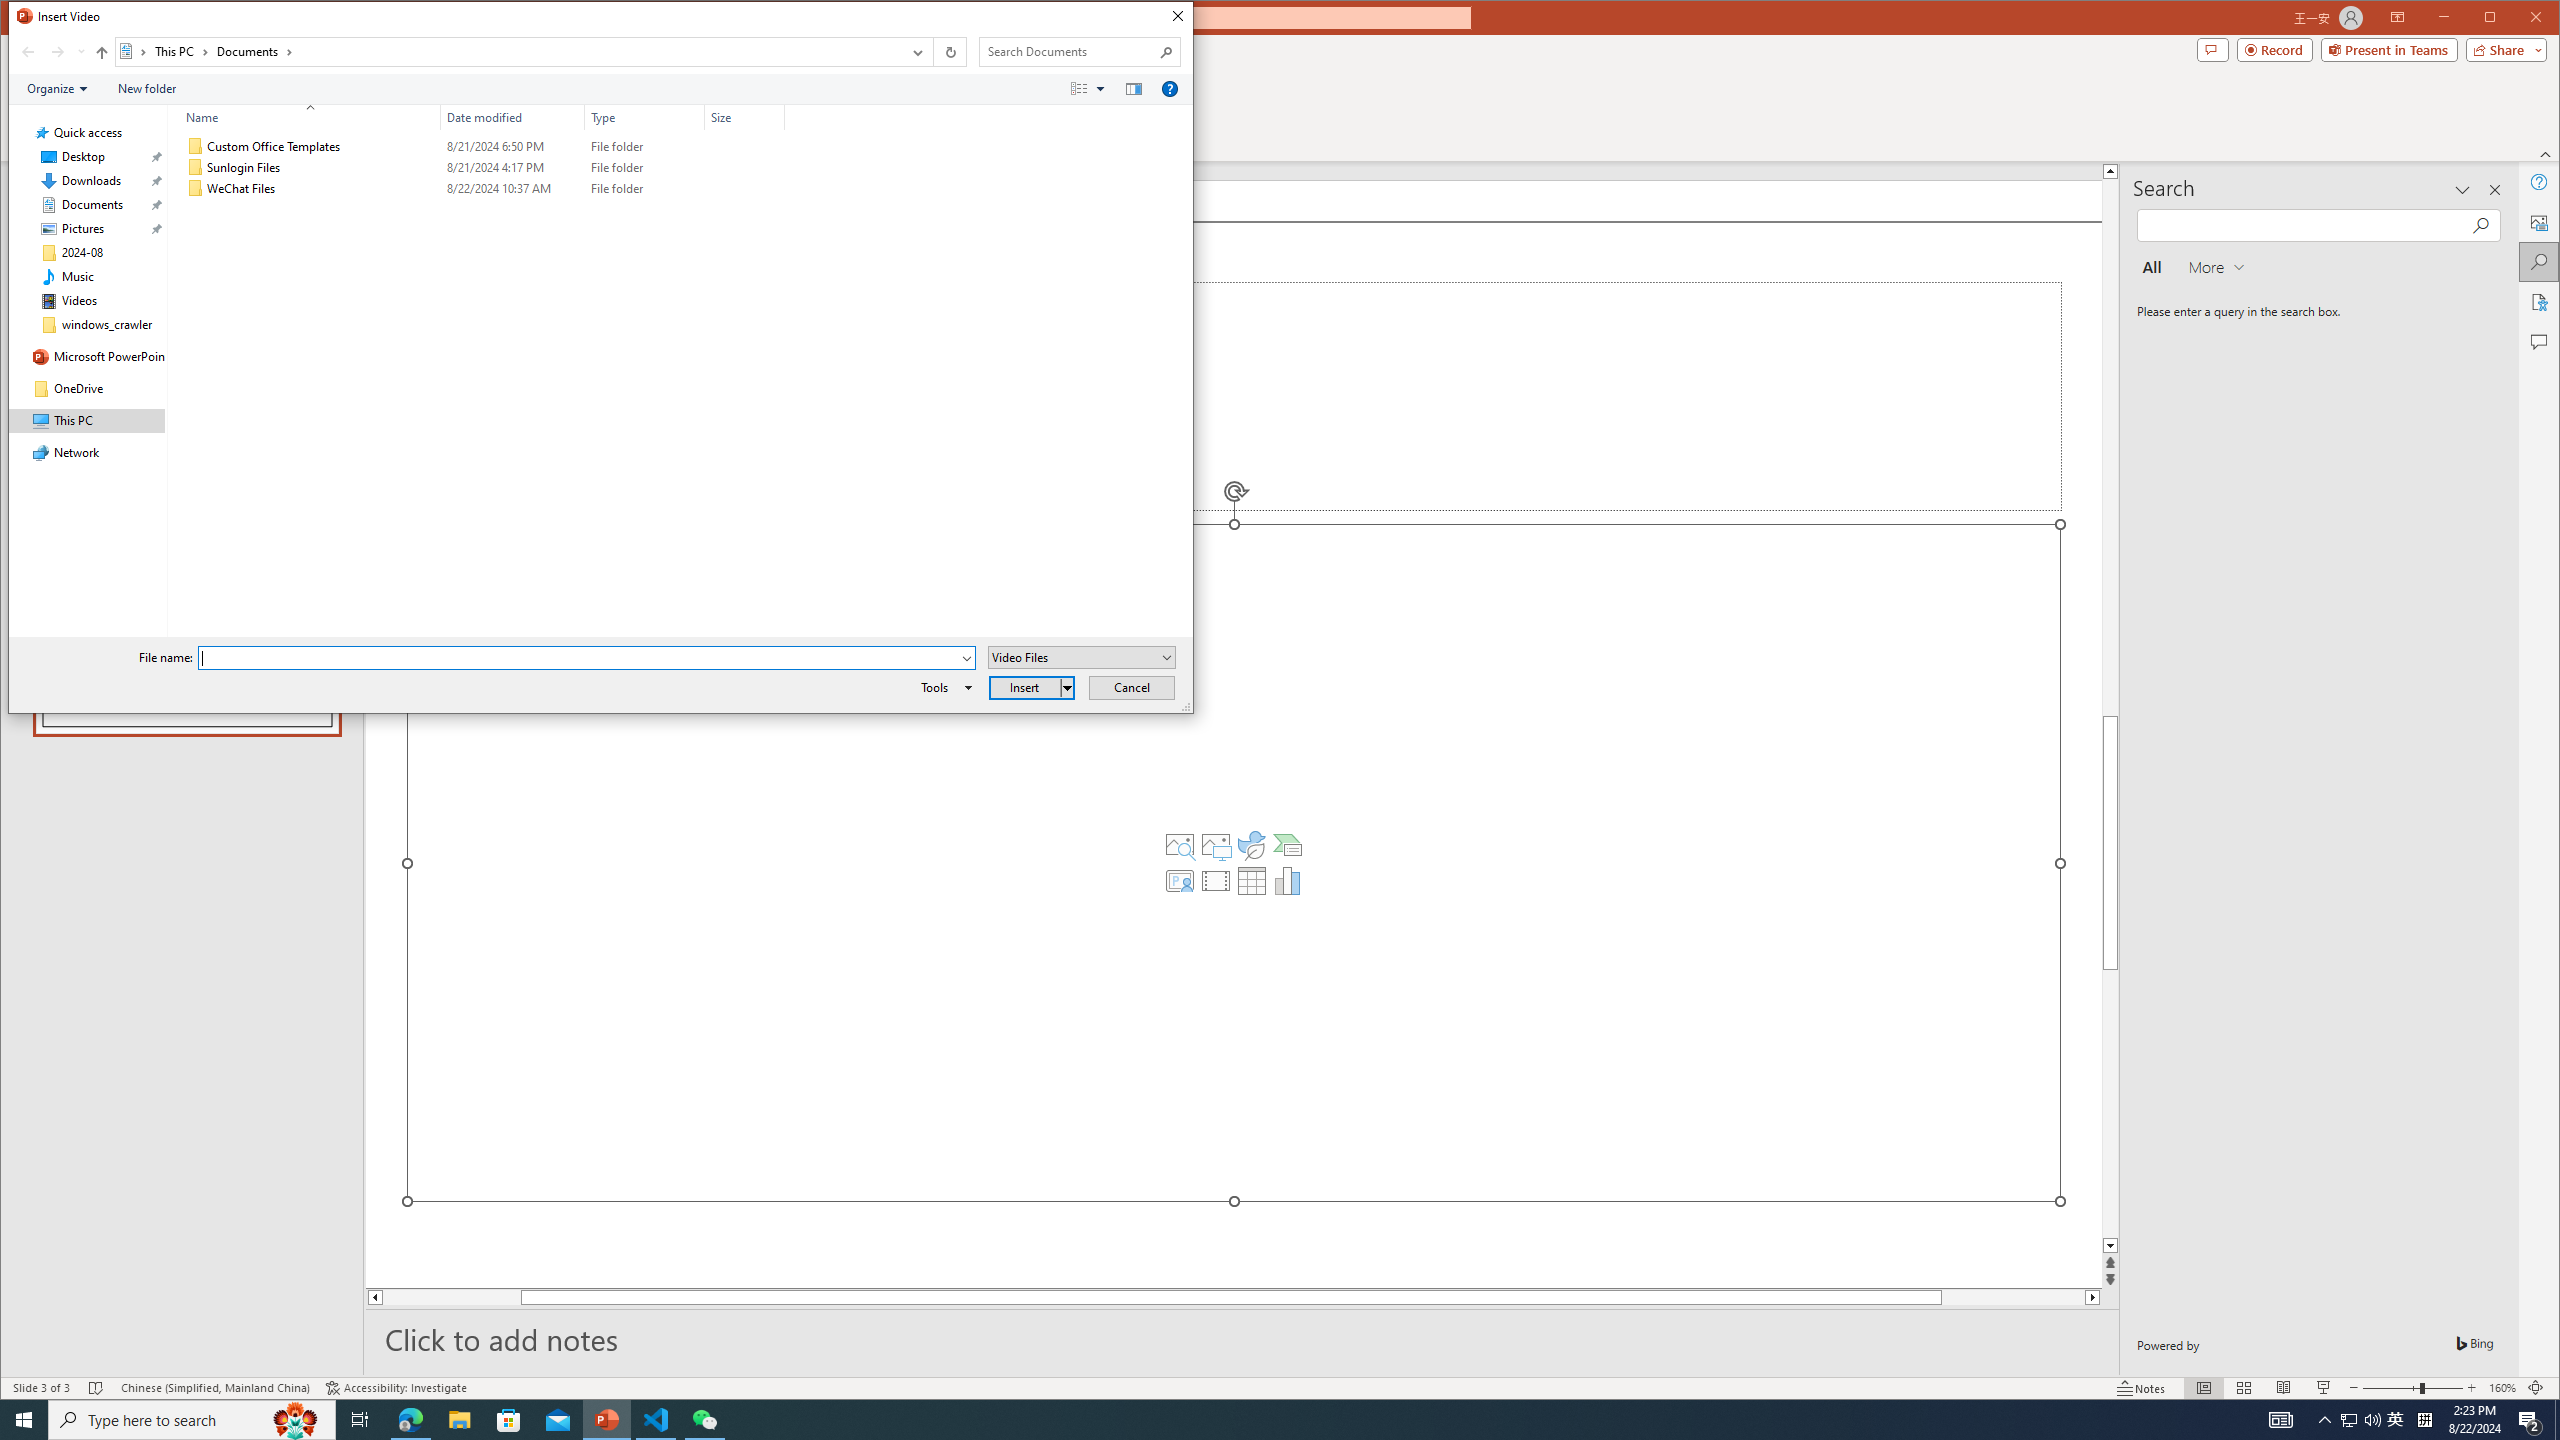 The image size is (2560, 1440). Describe the element at coordinates (253, 50) in the screenshot. I see `'Documents'` at that location.